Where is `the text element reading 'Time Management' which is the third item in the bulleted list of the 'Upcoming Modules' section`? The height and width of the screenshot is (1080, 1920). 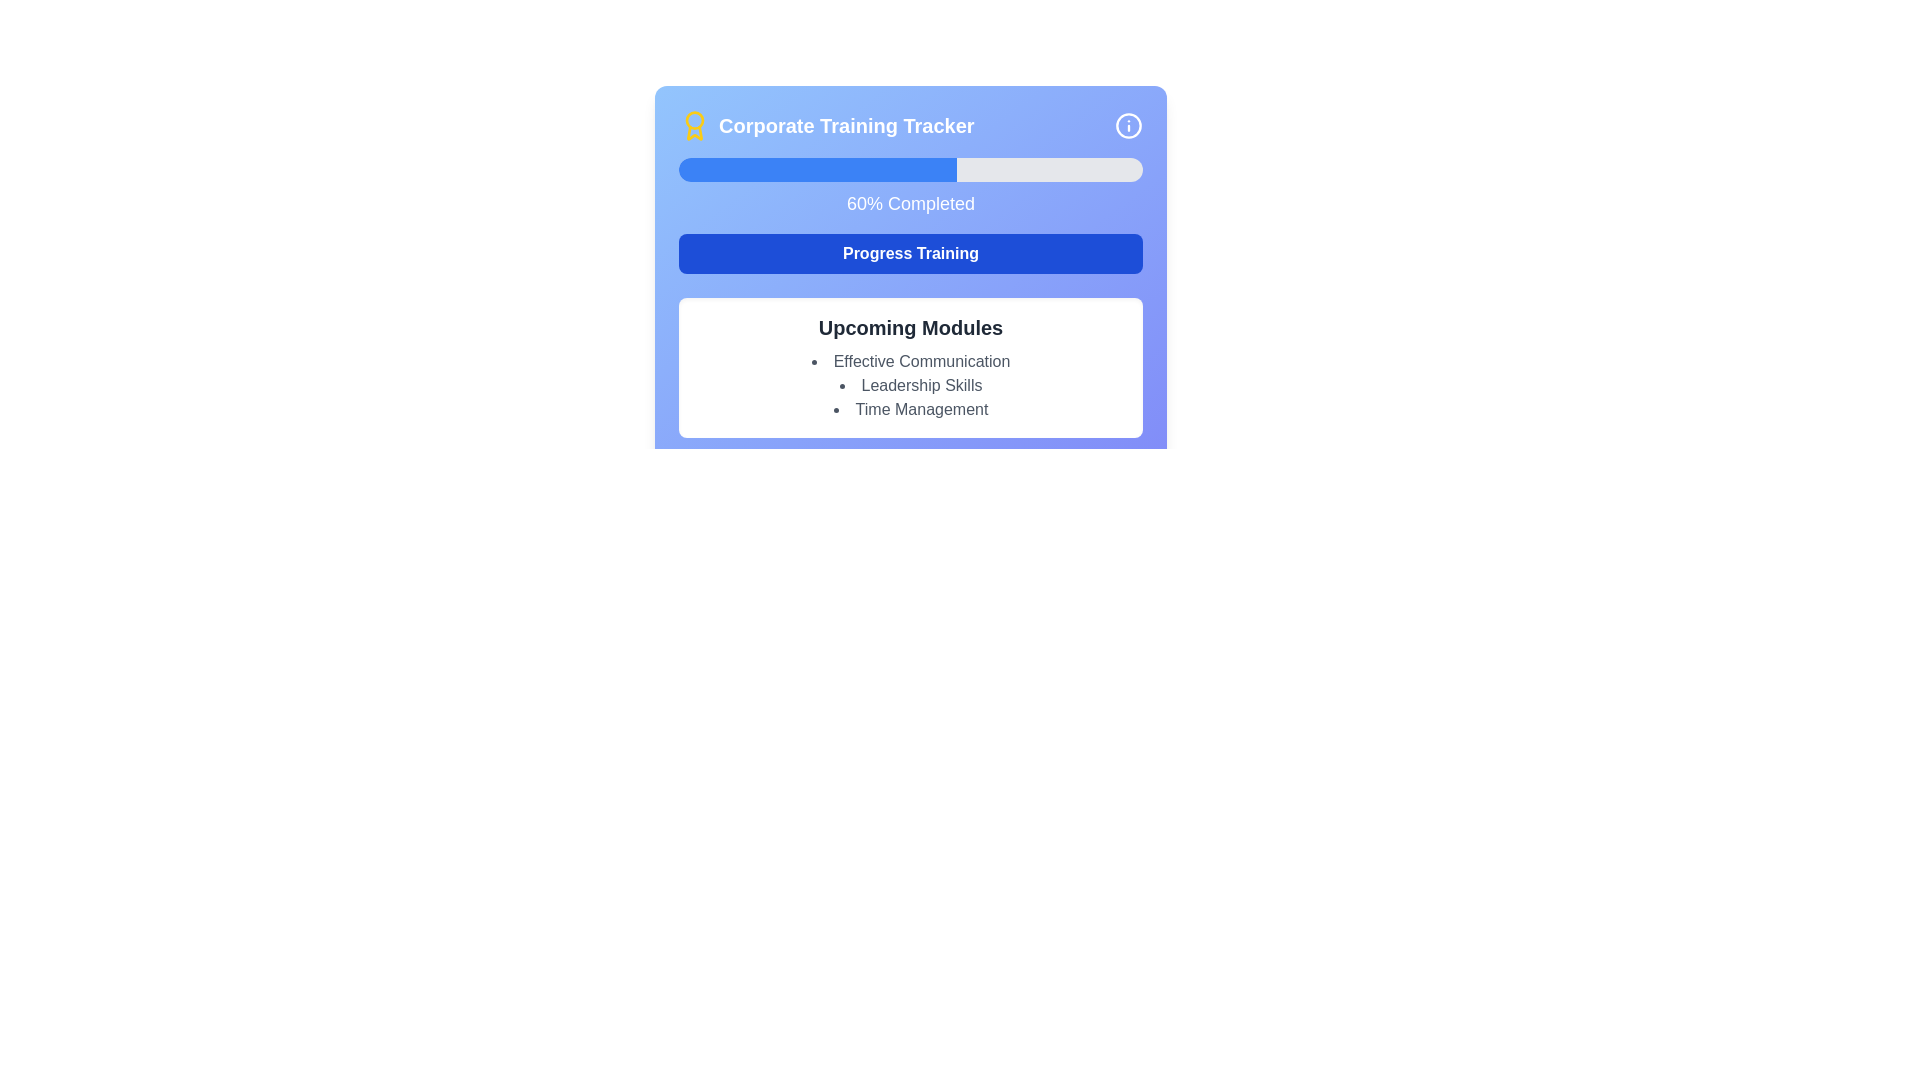
the text element reading 'Time Management' which is the third item in the bulleted list of the 'Upcoming Modules' section is located at coordinates (910, 408).